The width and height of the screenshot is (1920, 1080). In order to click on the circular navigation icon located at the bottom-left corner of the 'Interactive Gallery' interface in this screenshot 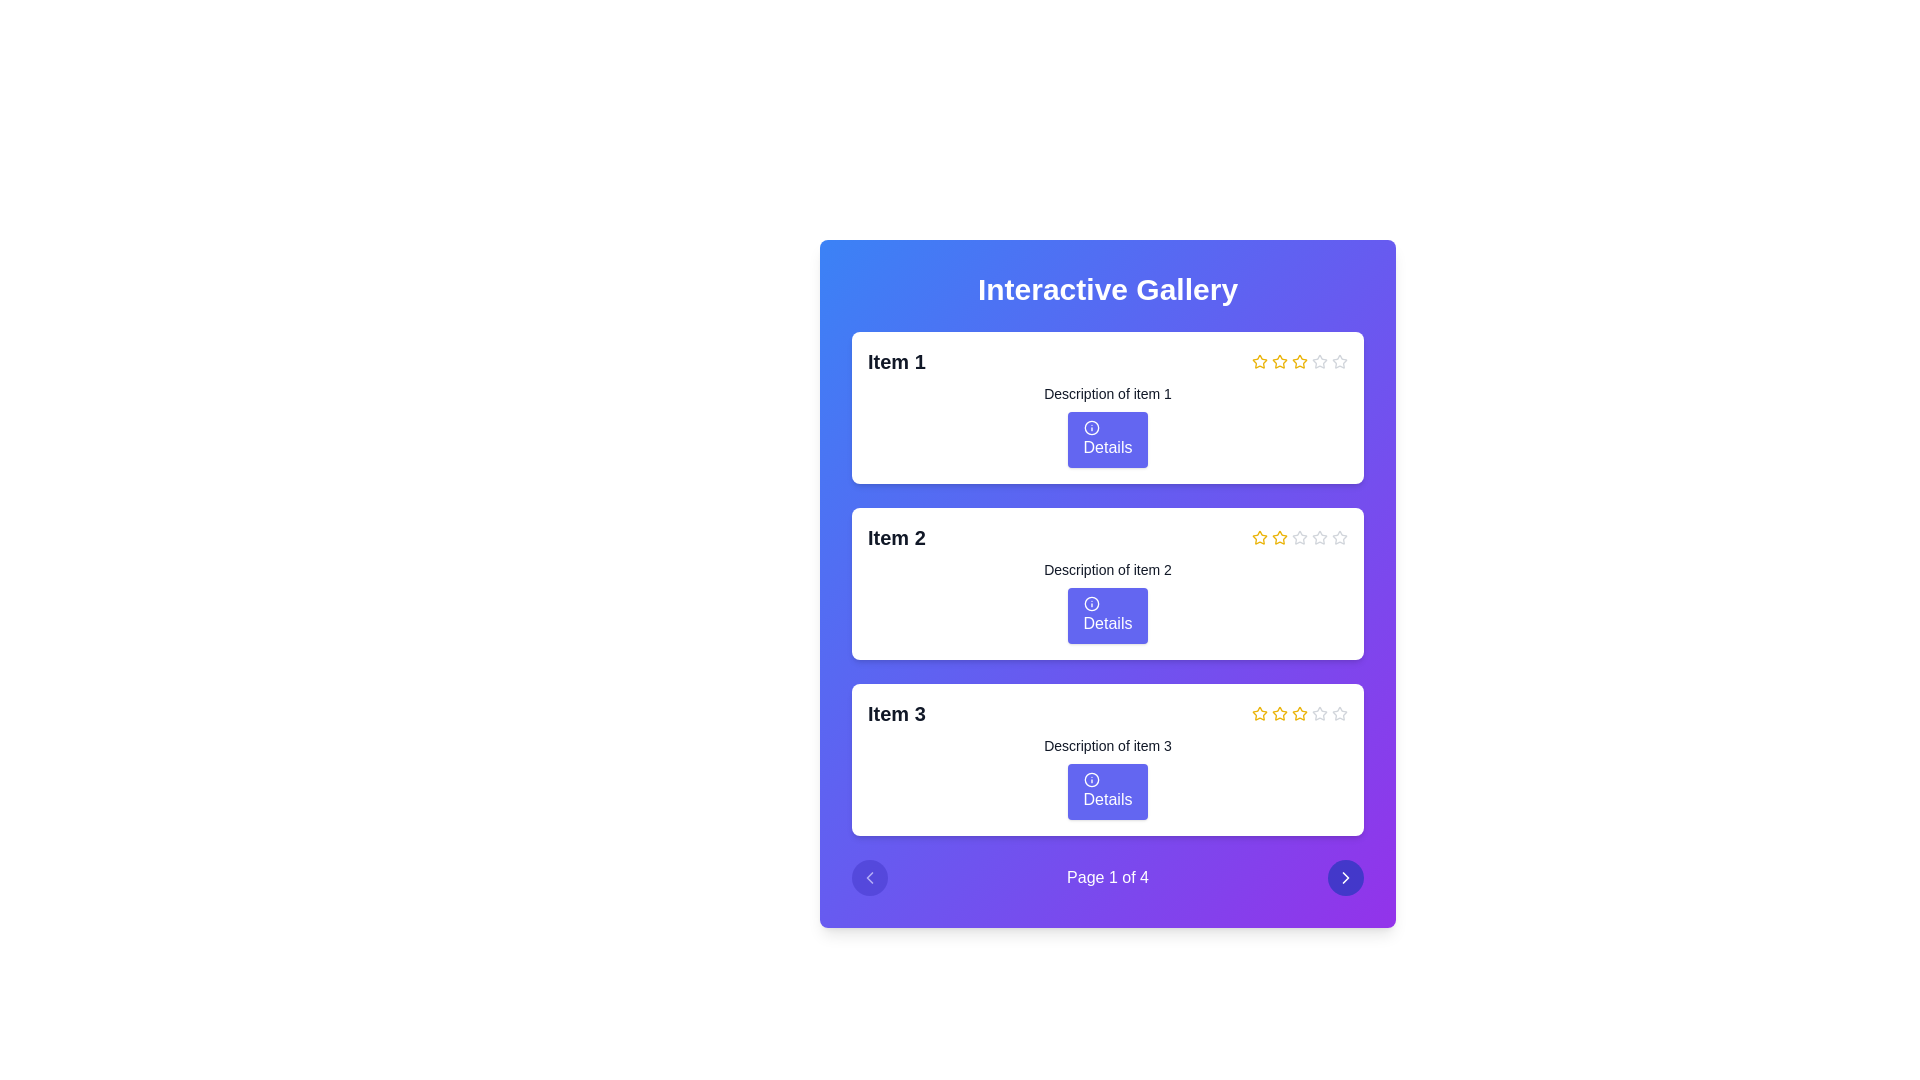, I will do `click(869, 877)`.